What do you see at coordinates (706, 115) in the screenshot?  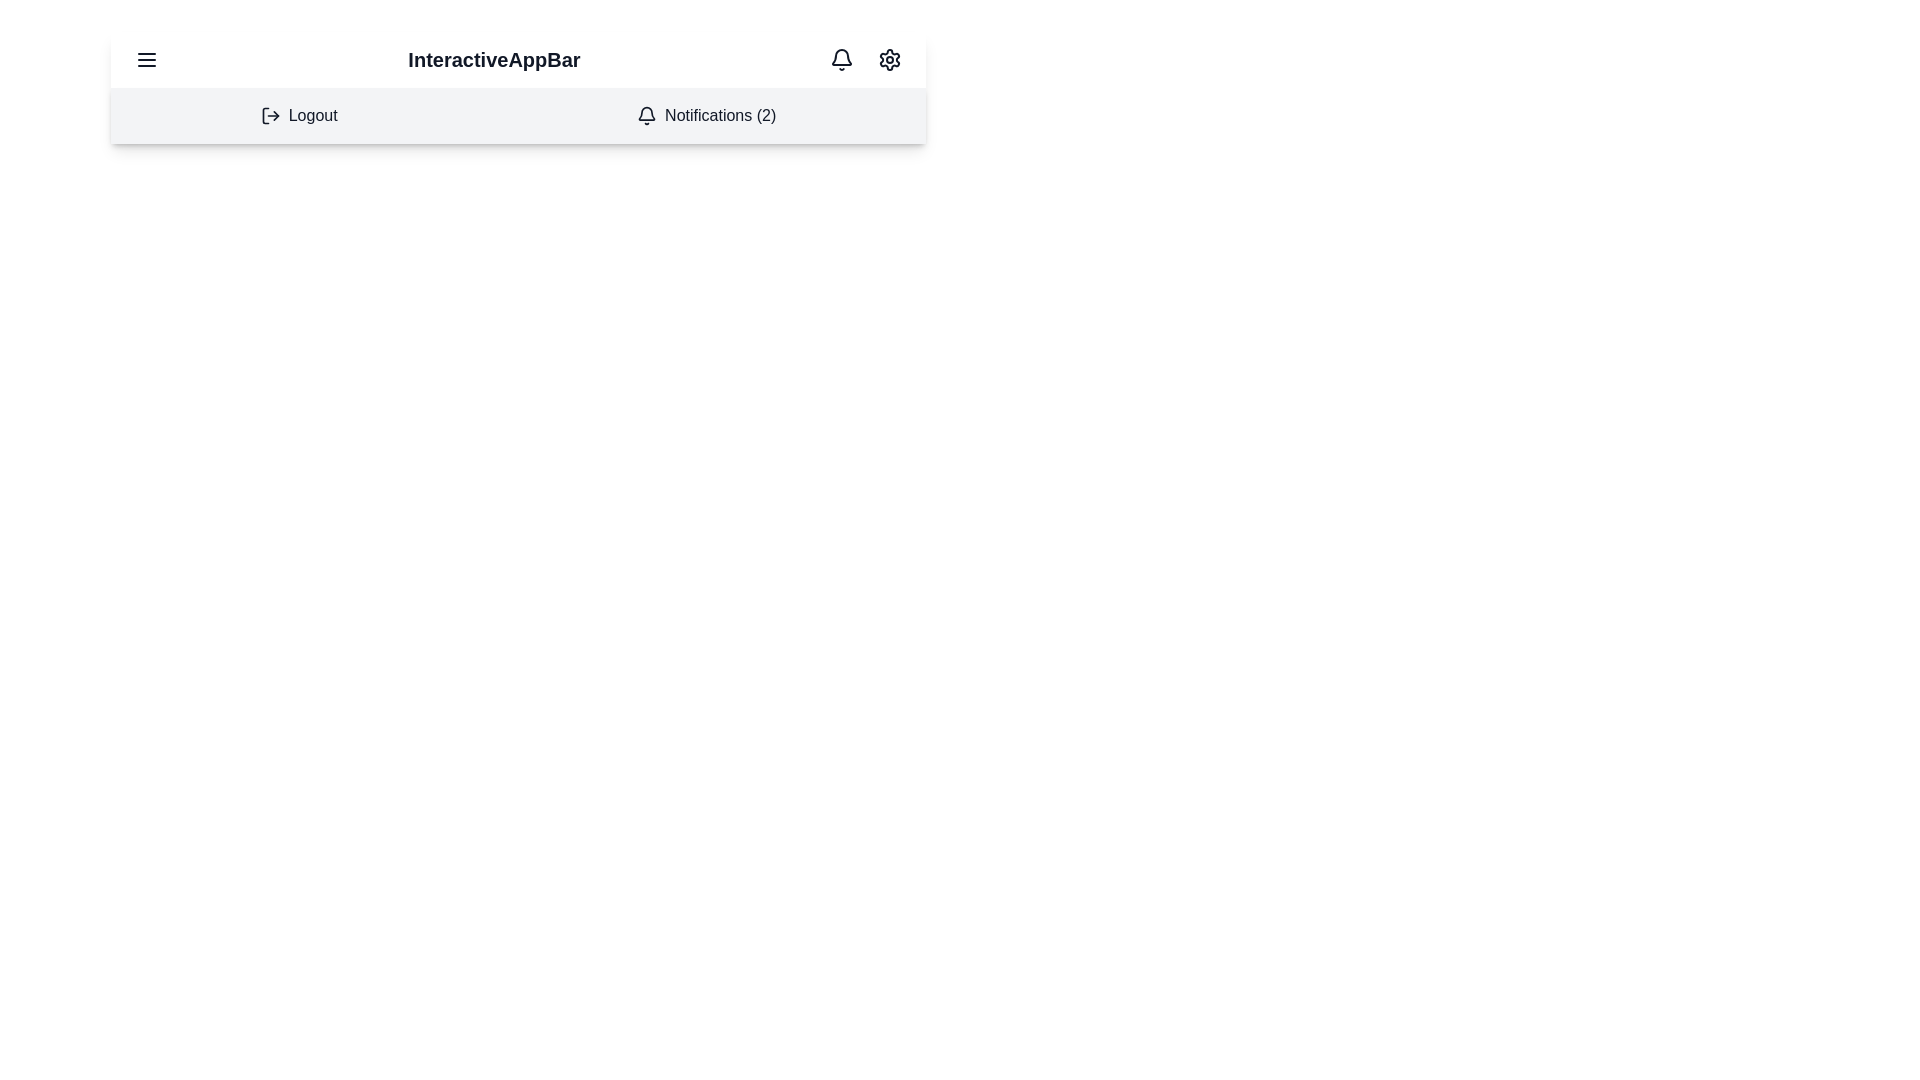 I see `the menu item Notifications to perform its action` at bounding box center [706, 115].